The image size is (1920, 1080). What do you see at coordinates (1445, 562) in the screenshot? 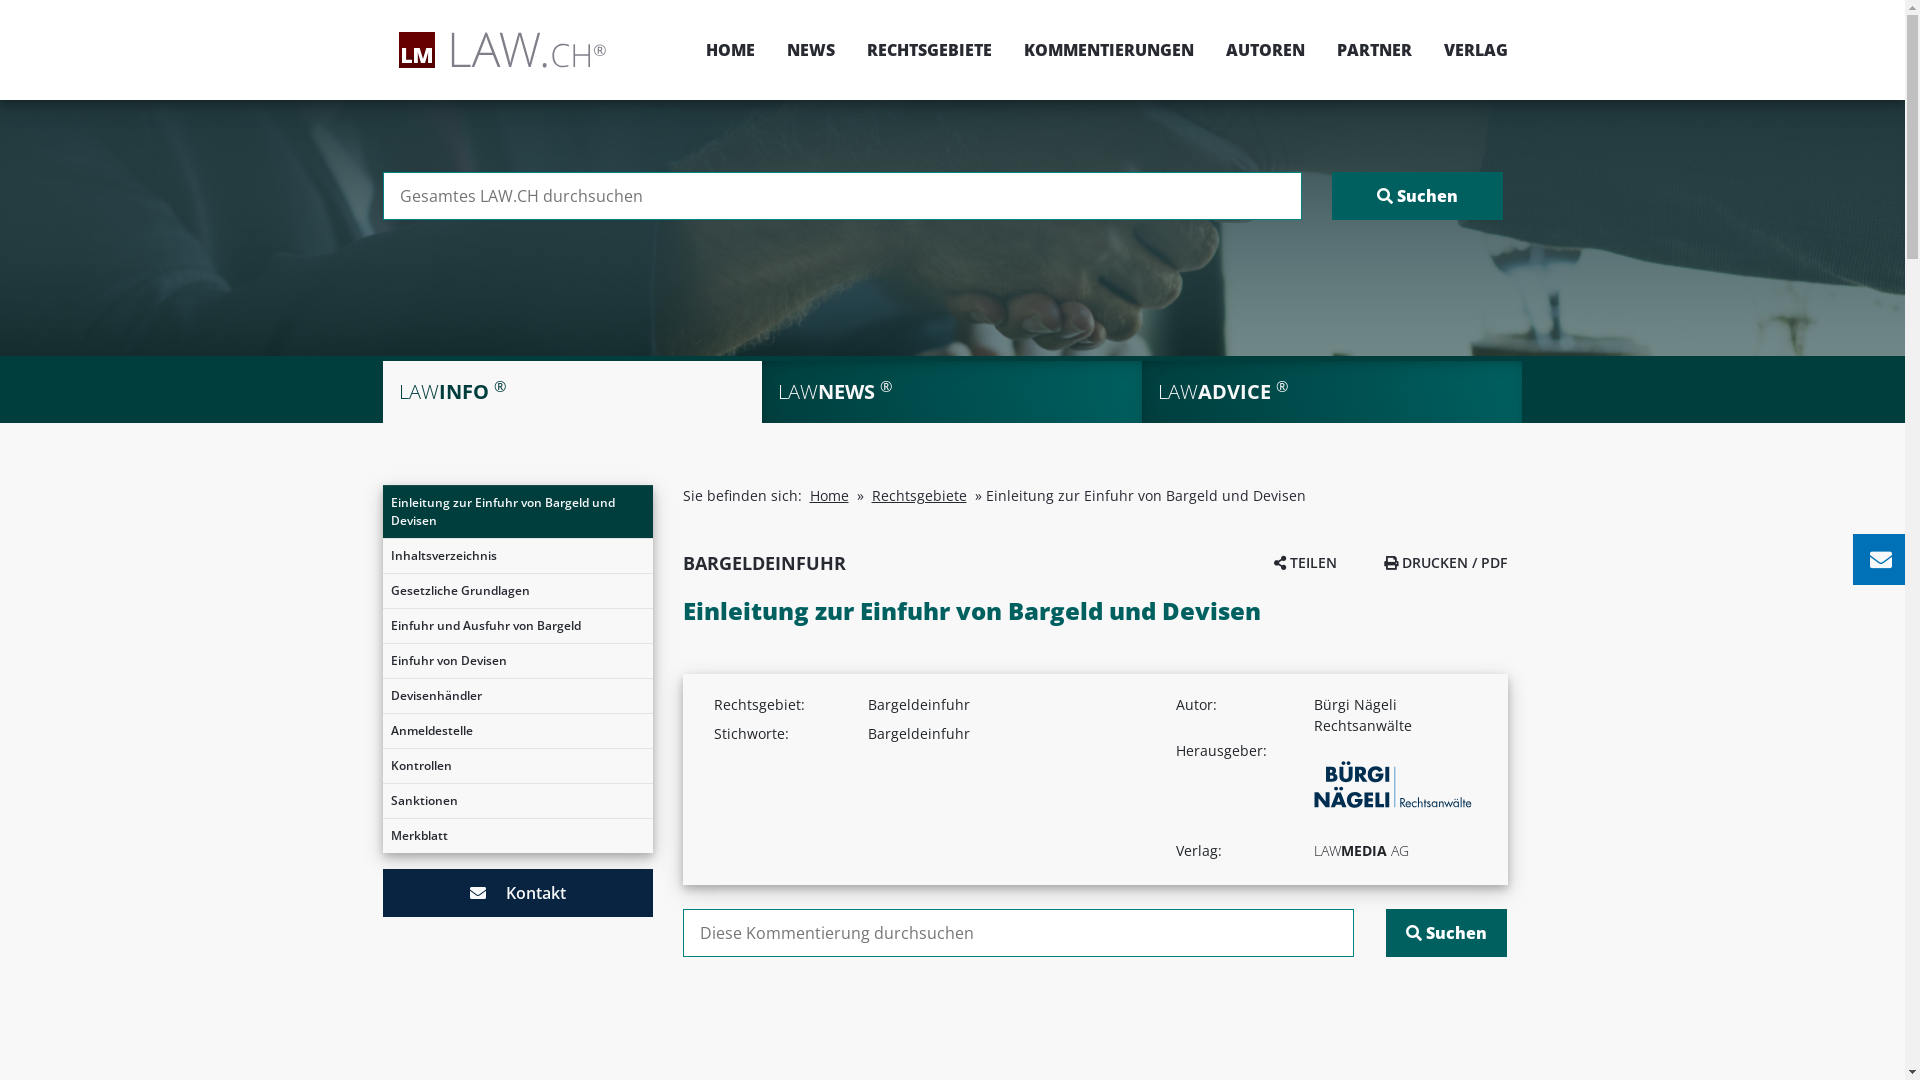
I see `' DRUCKEN / PDF'` at bounding box center [1445, 562].